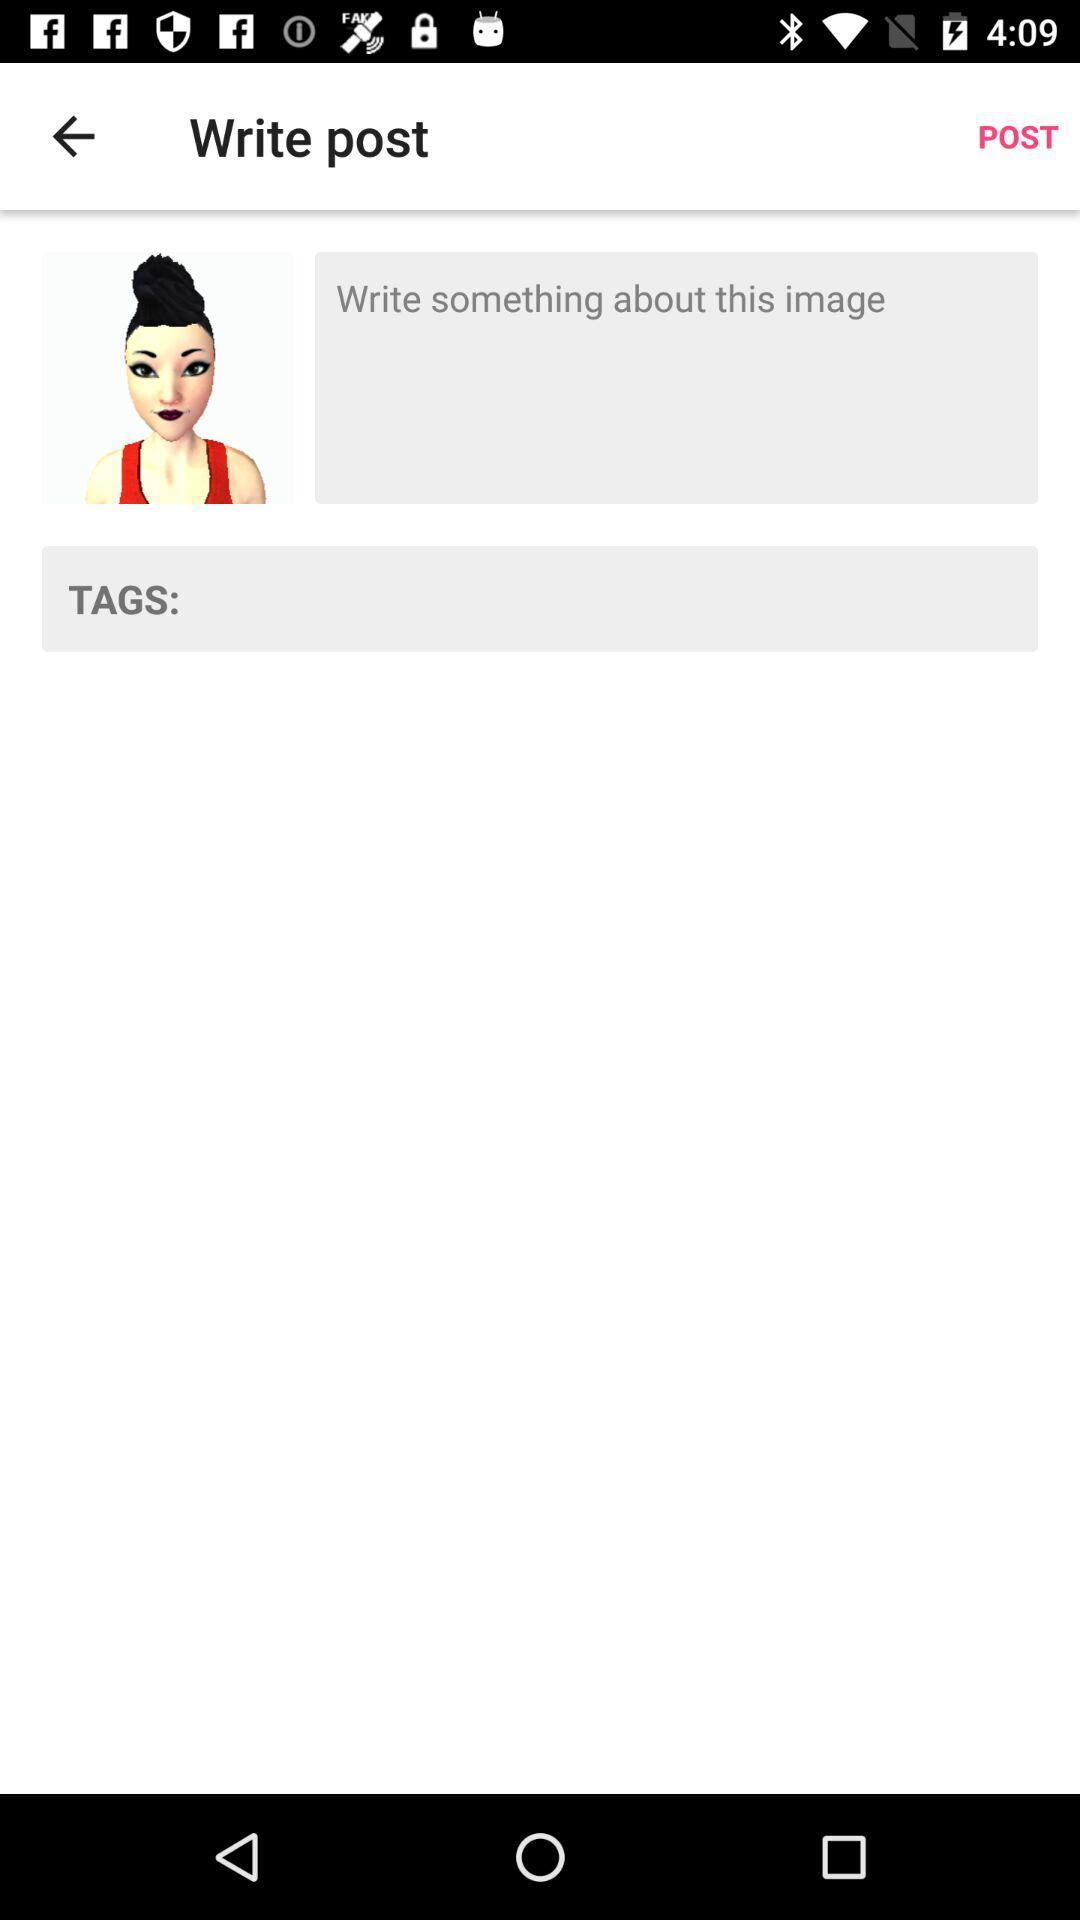 The height and width of the screenshot is (1920, 1080). Describe the element at coordinates (621, 597) in the screenshot. I see `the item next to the tags:` at that location.